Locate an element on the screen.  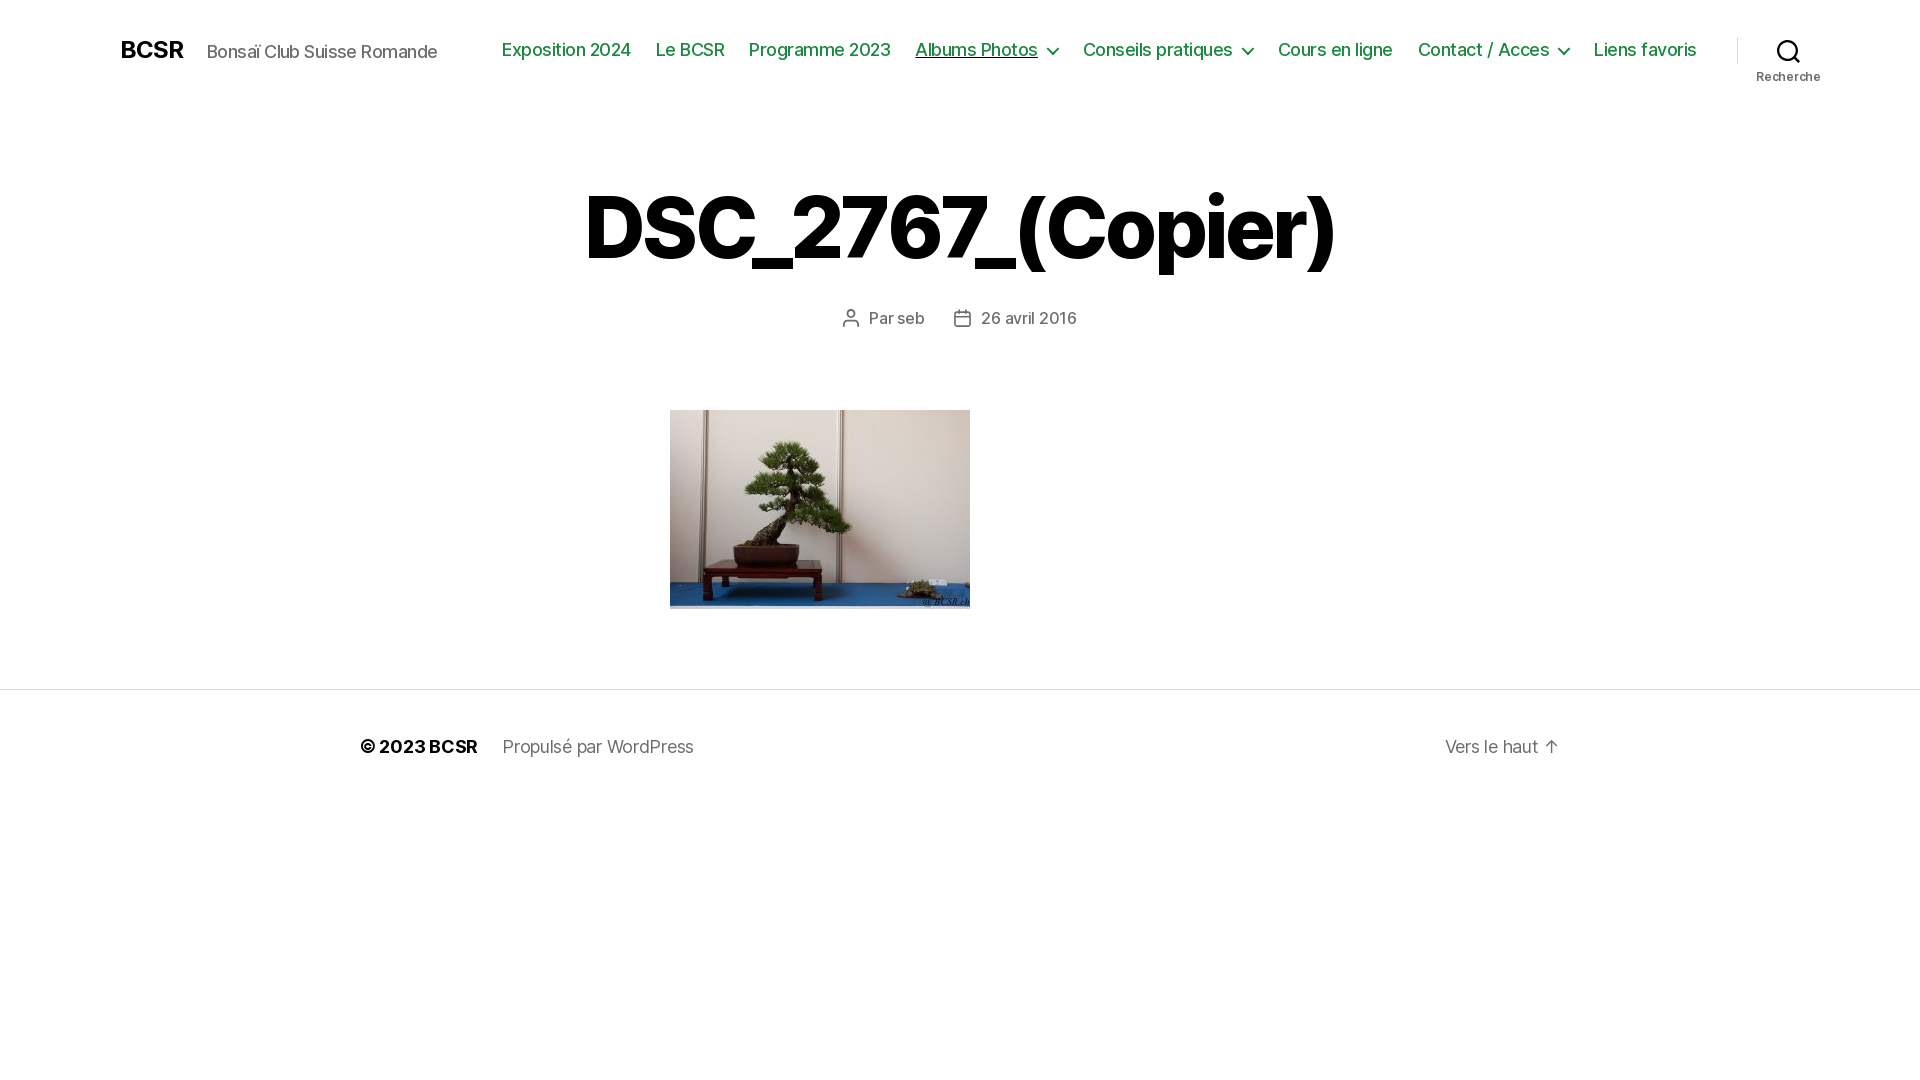
'seb' is located at coordinates (909, 316).